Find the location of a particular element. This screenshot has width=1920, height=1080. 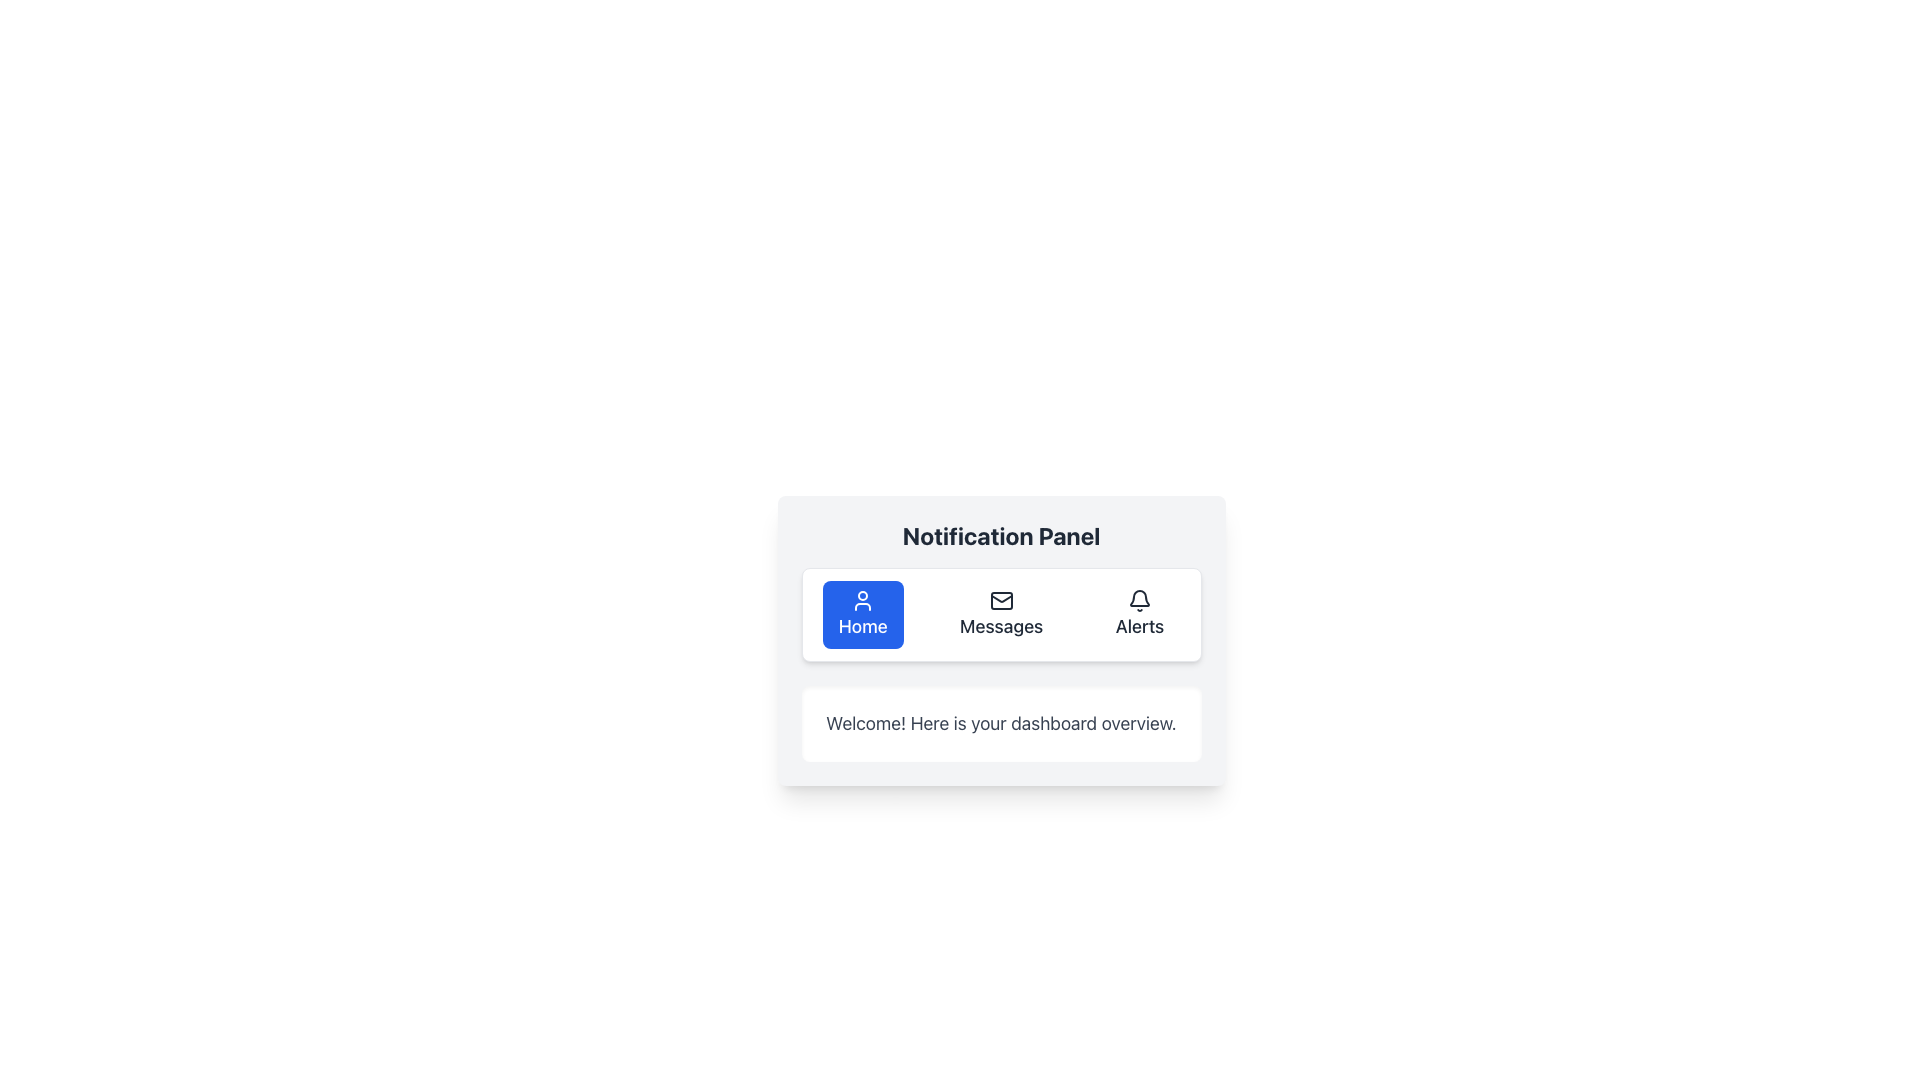

the 'Messages' icon is located at coordinates (1001, 600).